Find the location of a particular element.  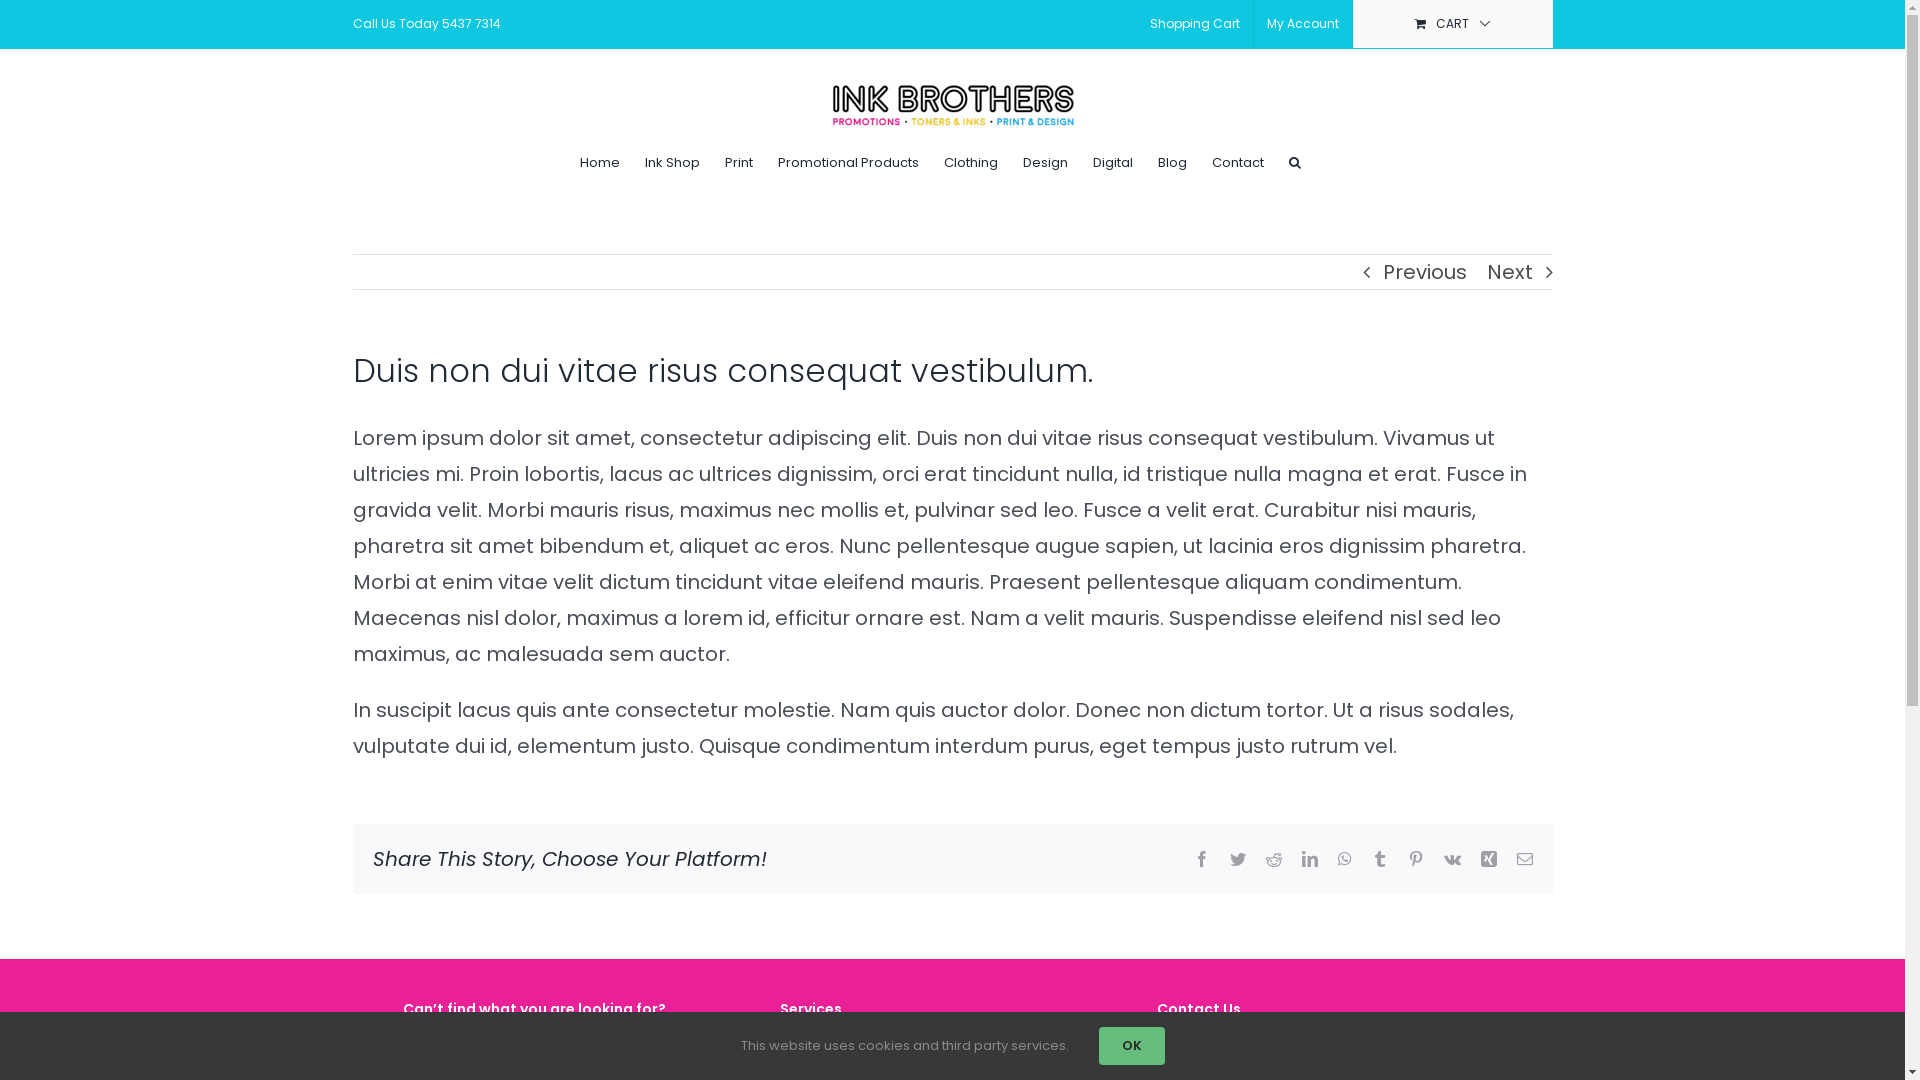

'Clothing' is located at coordinates (970, 161).